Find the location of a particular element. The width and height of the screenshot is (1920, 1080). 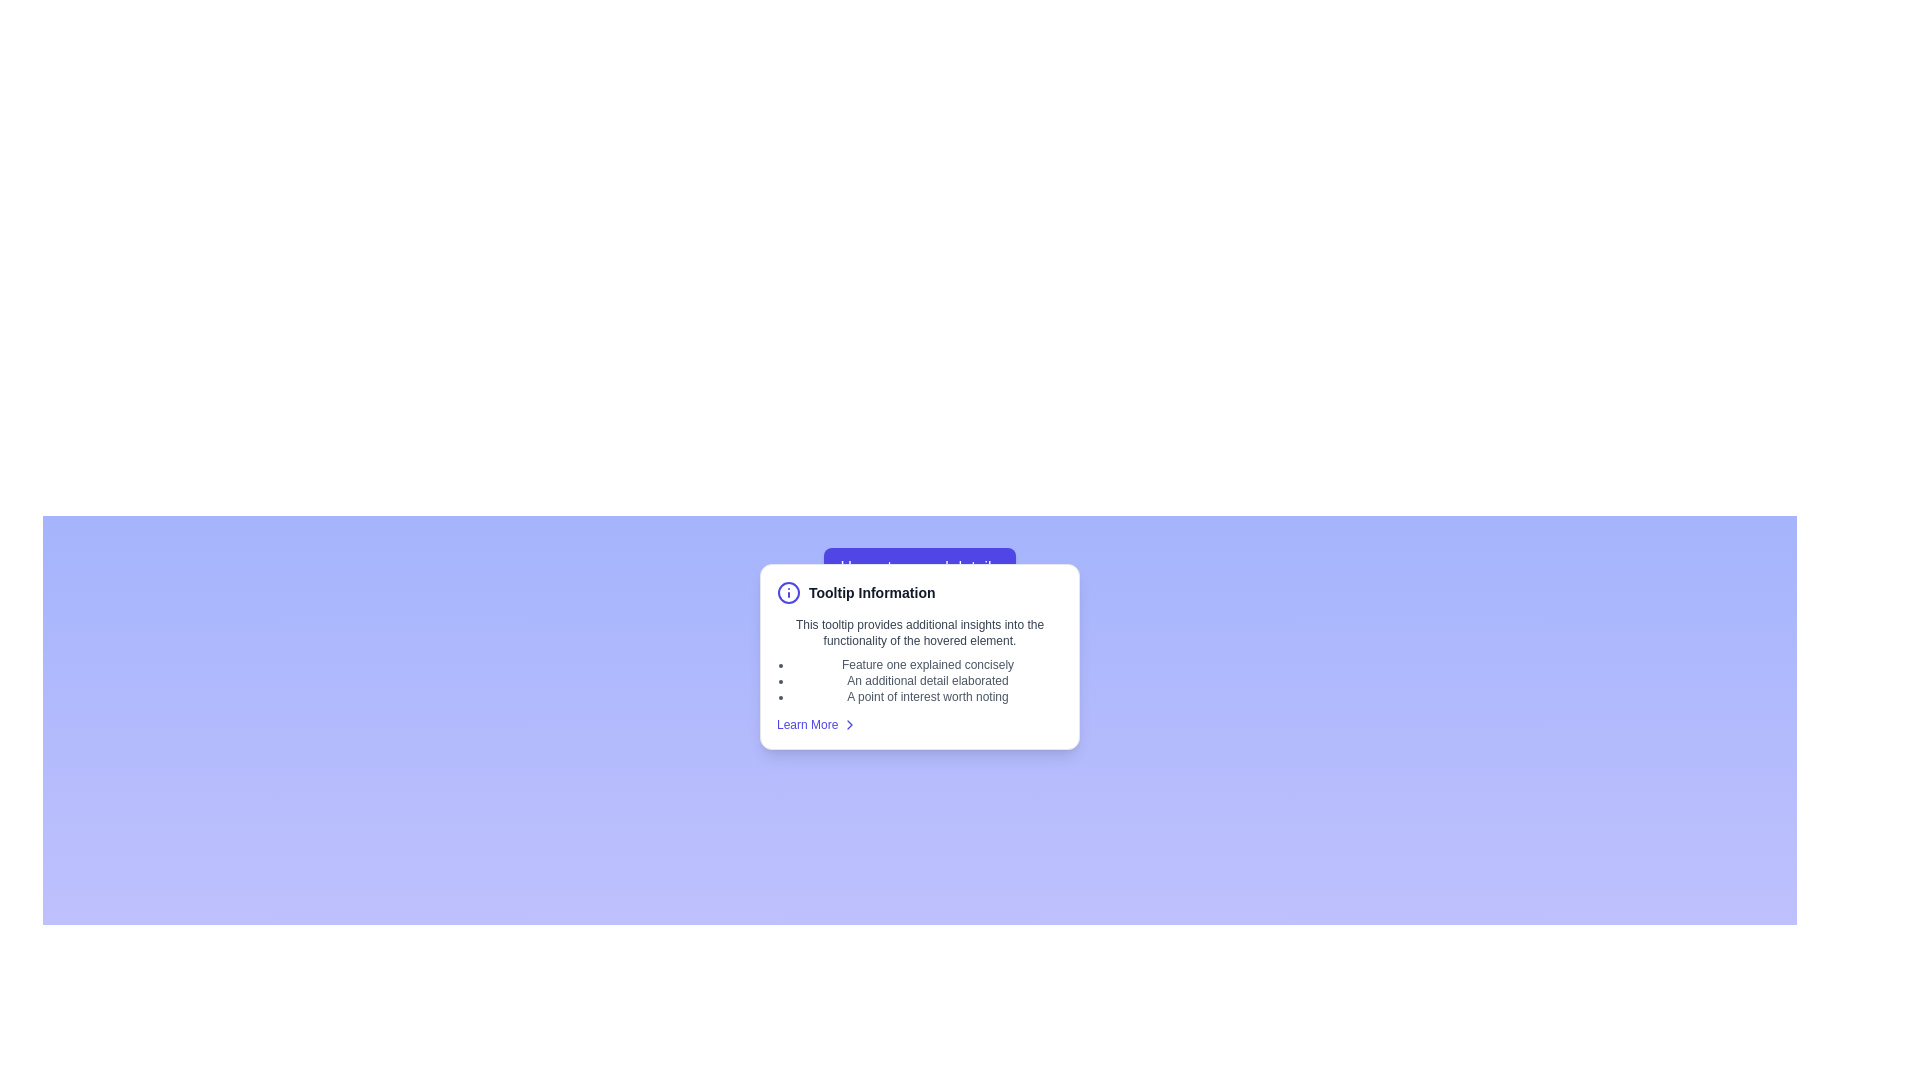

the static text that reads 'An additional detail elaborated' which is the second item in a bulleted list within a tooltip dialog box is located at coordinates (926, 680).